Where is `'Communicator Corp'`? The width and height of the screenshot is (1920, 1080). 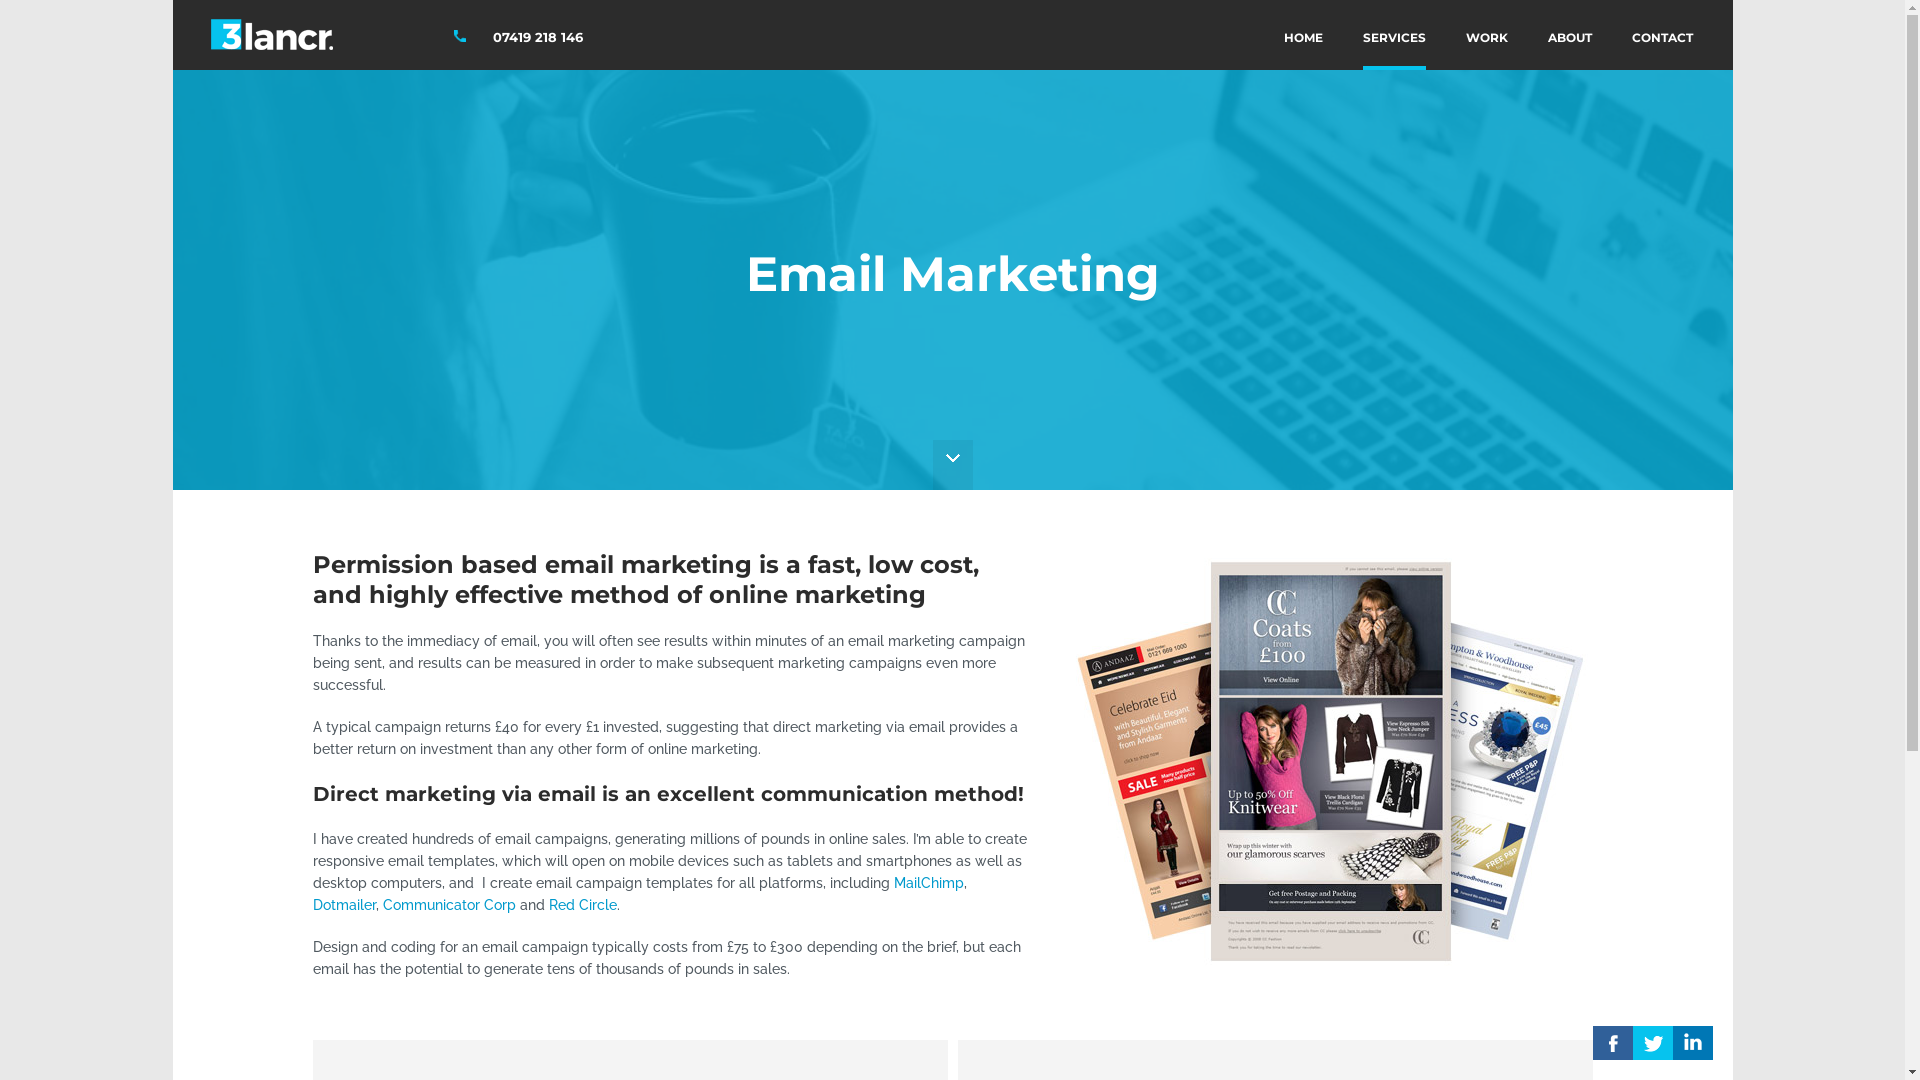
'Communicator Corp' is located at coordinates (382, 905).